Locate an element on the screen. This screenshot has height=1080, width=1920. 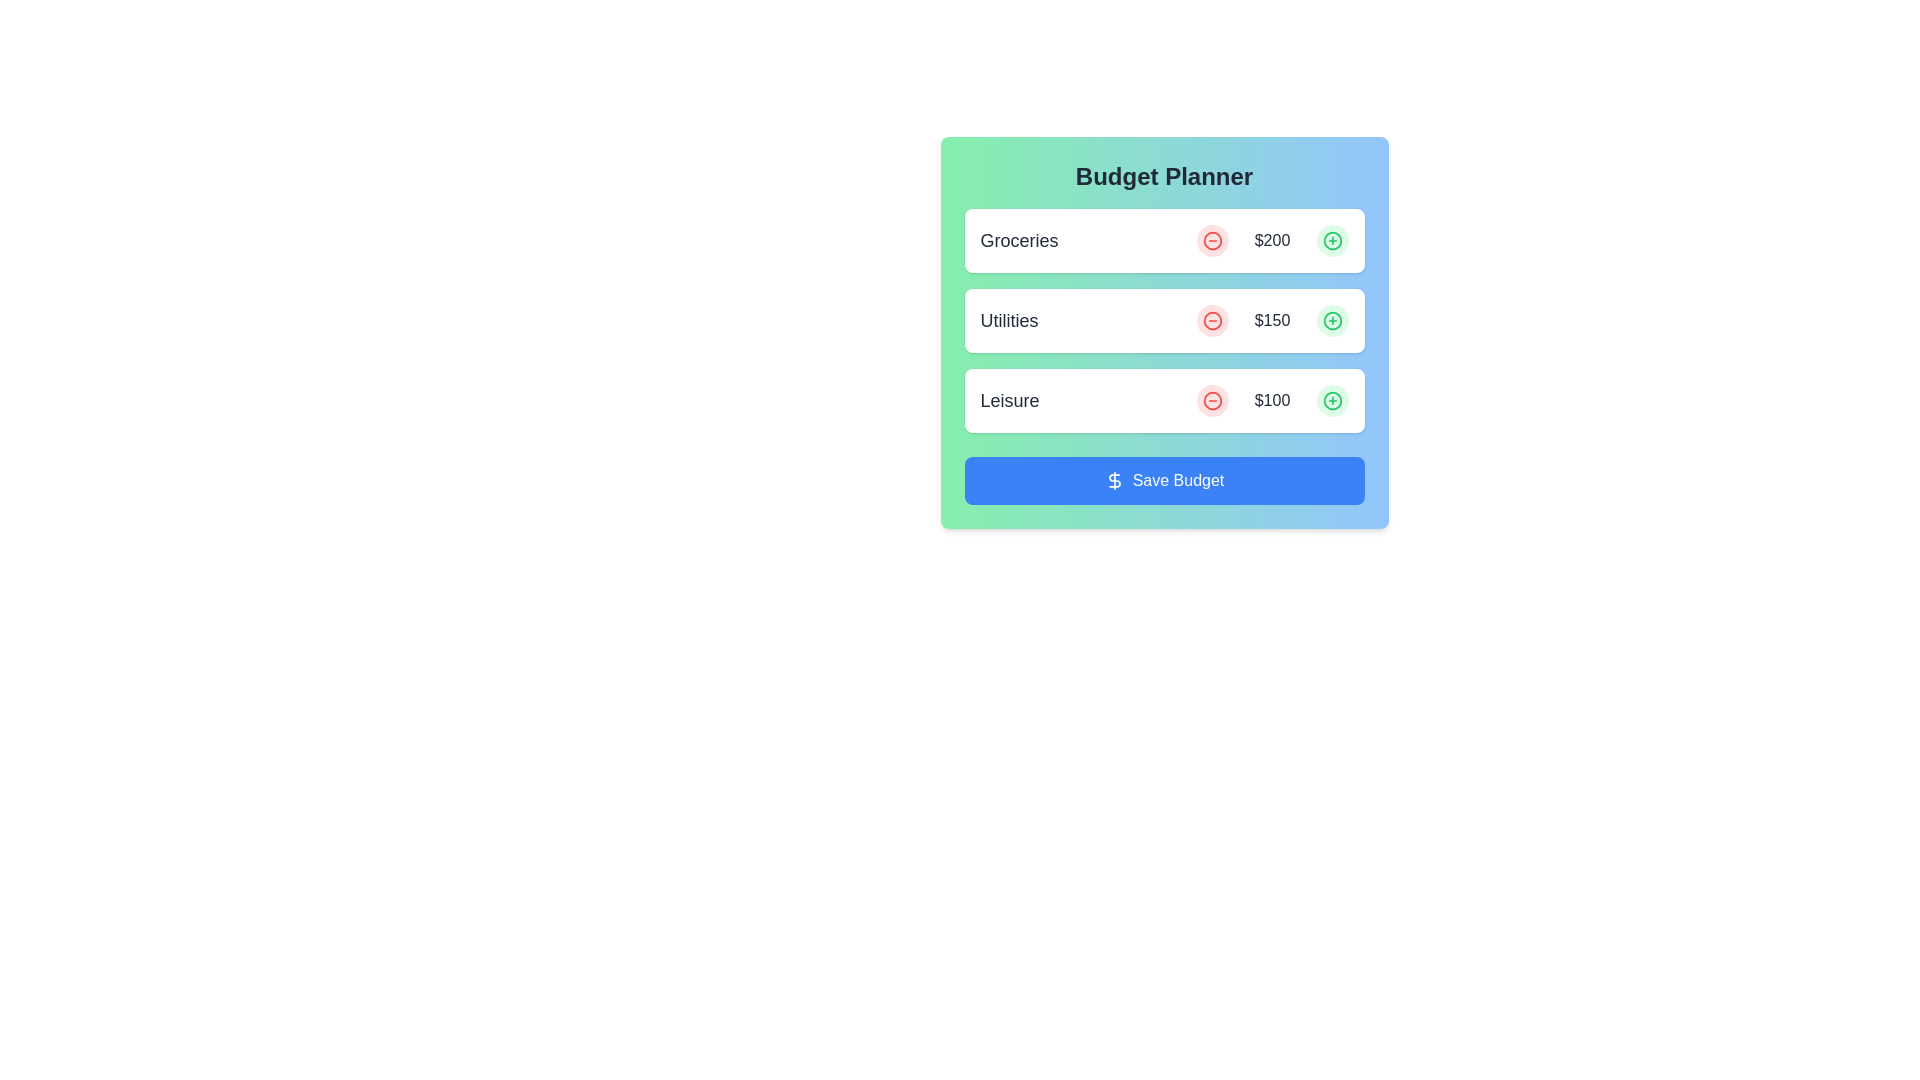
the text label displaying the budget amount for 'Groceries' in the 'Budget Planner' interface, located between the decrement and increment buttons is located at coordinates (1271, 239).